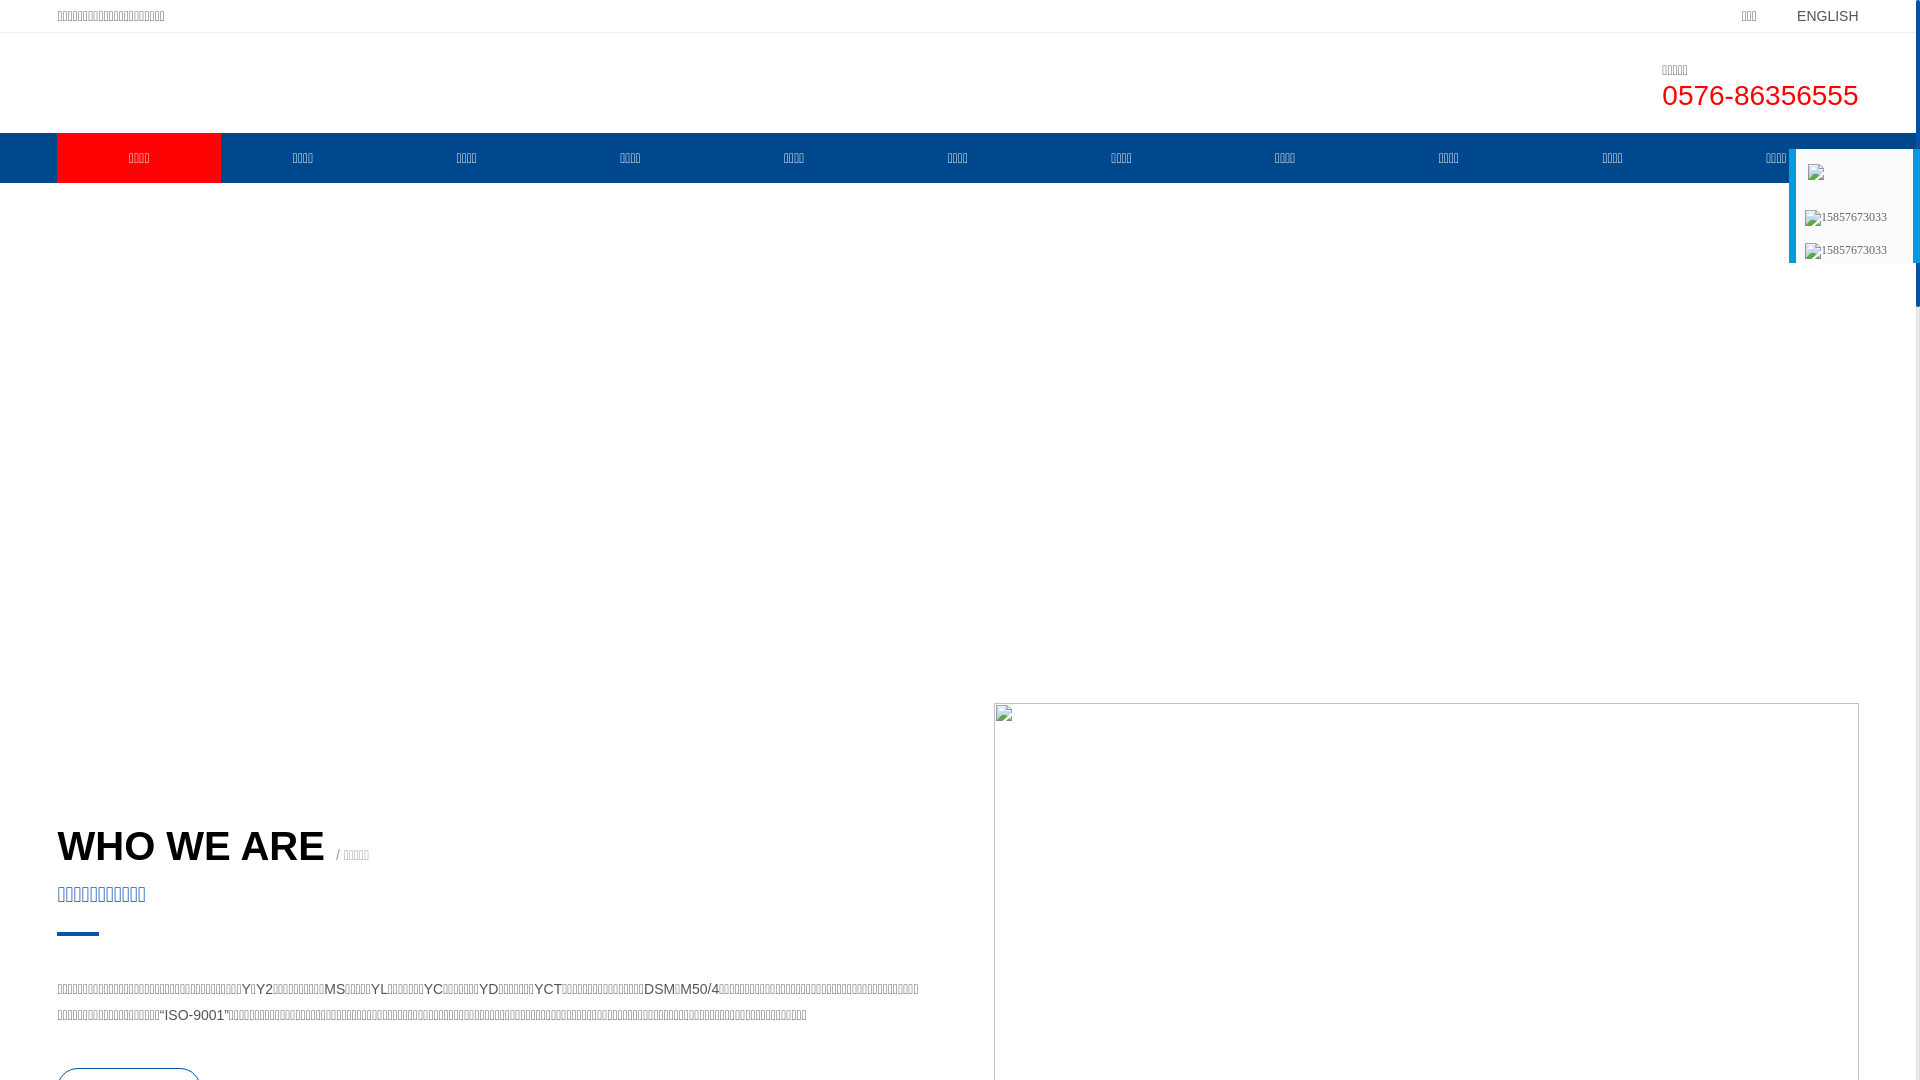  I want to click on 'ENGLISH', so click(1812, 15).